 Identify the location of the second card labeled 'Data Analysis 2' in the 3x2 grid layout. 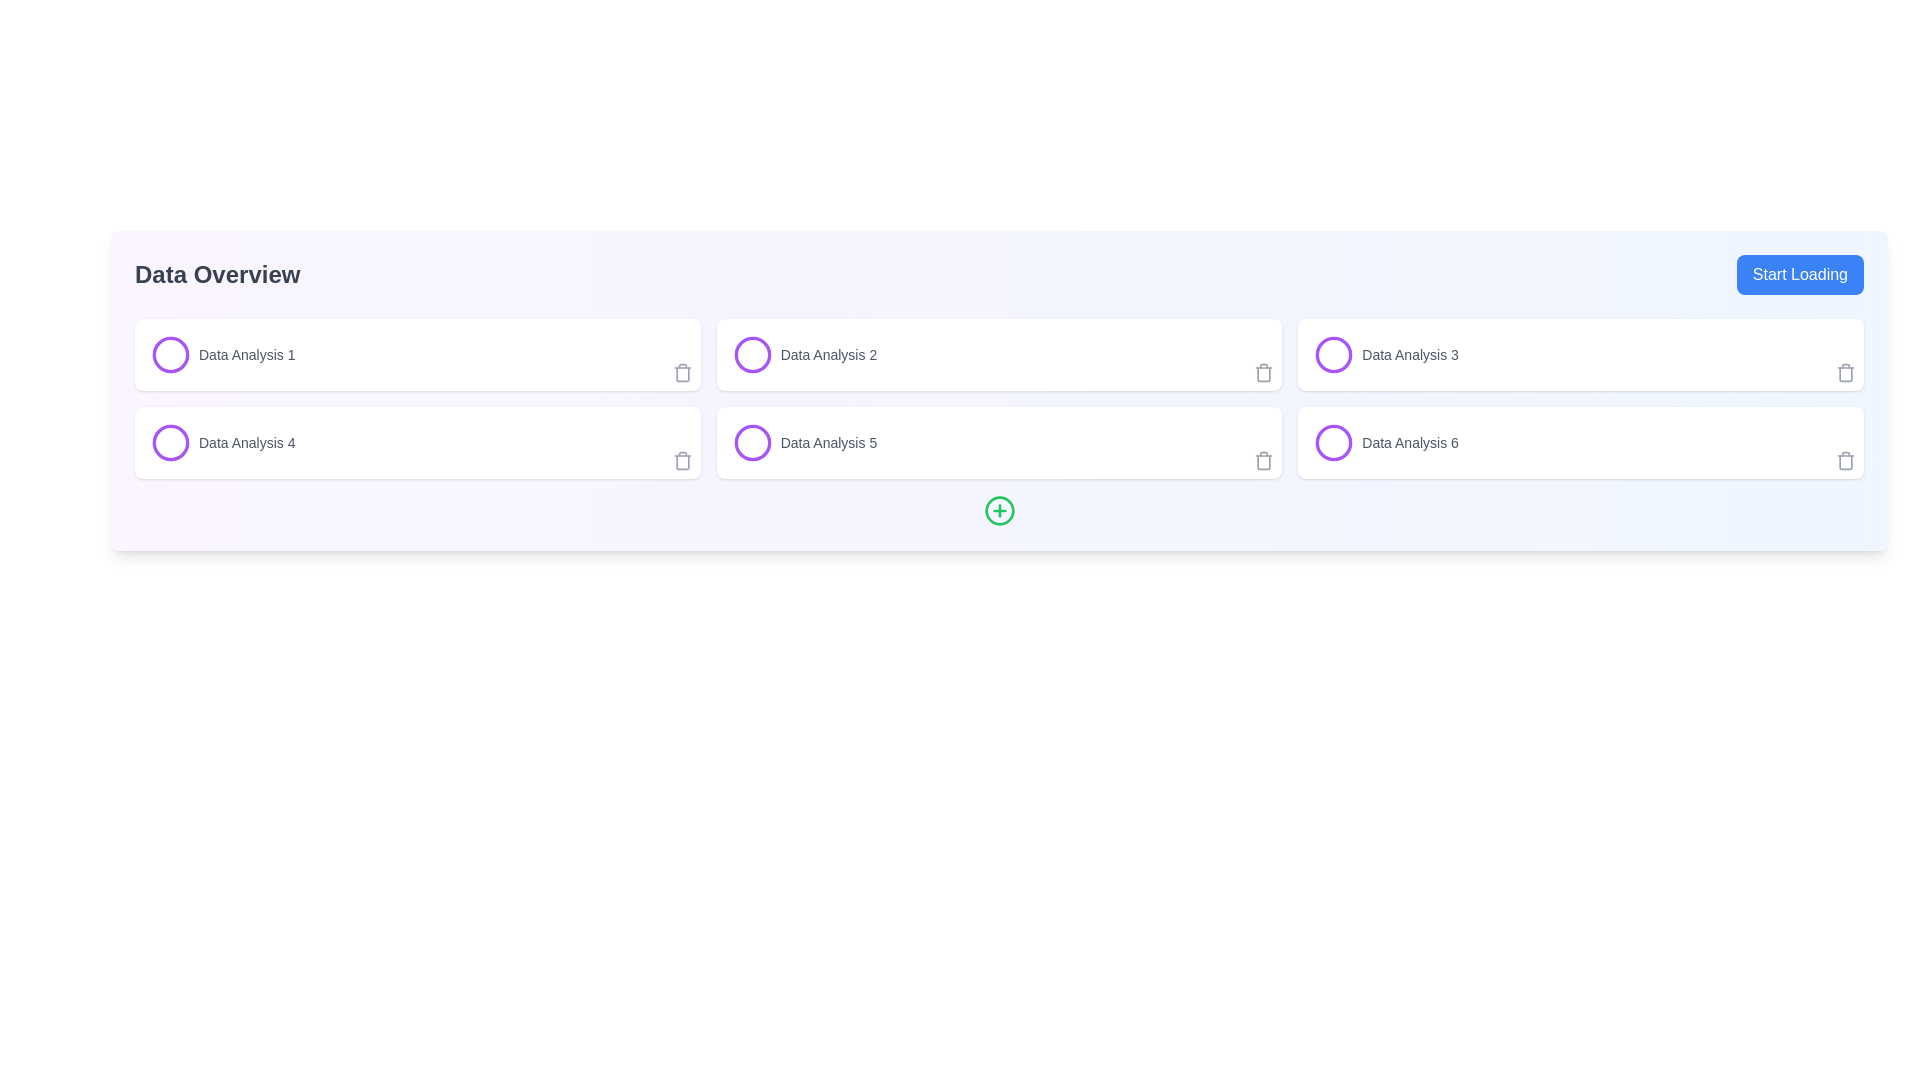
(999, 353).